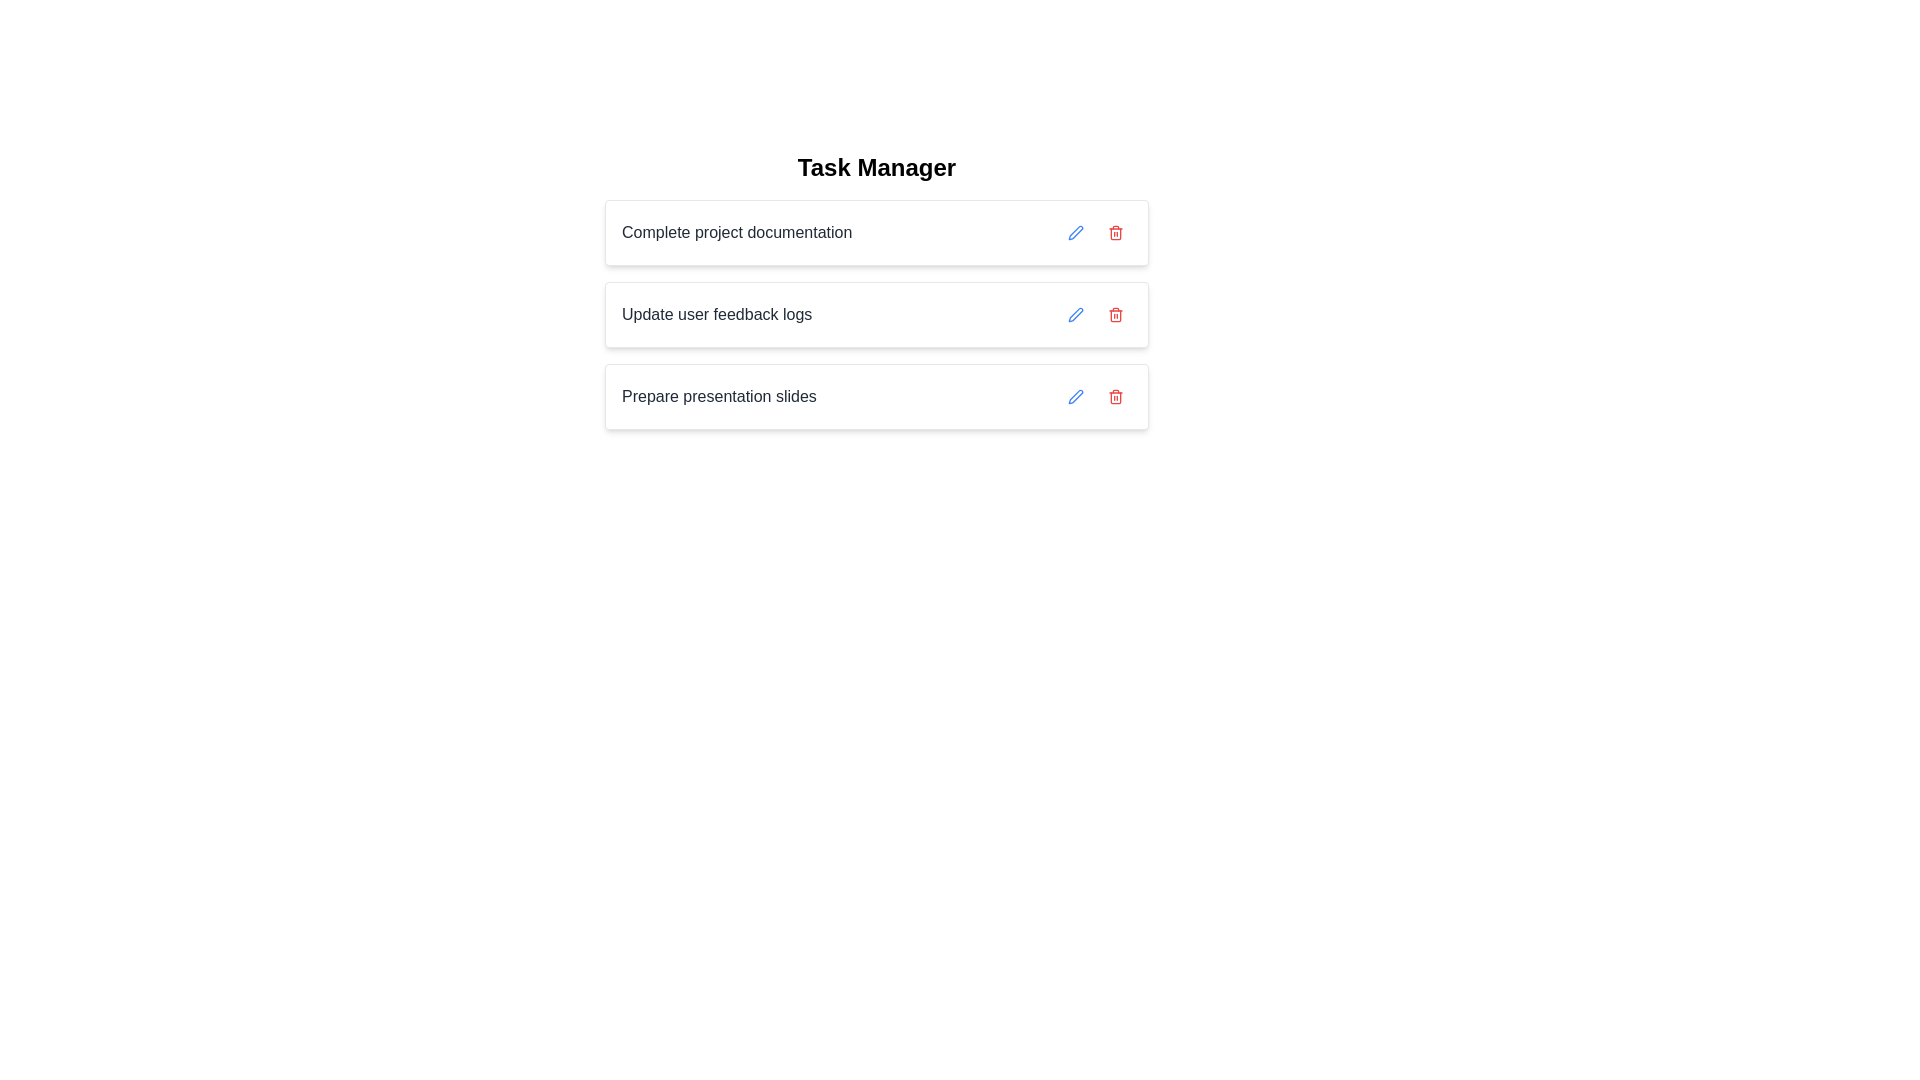 The height and width of the screenshot is (1080, 1920). I want to click on the pen icon, which represents edit functionality, located on the right side of the second task entry, so click(1074, 396).